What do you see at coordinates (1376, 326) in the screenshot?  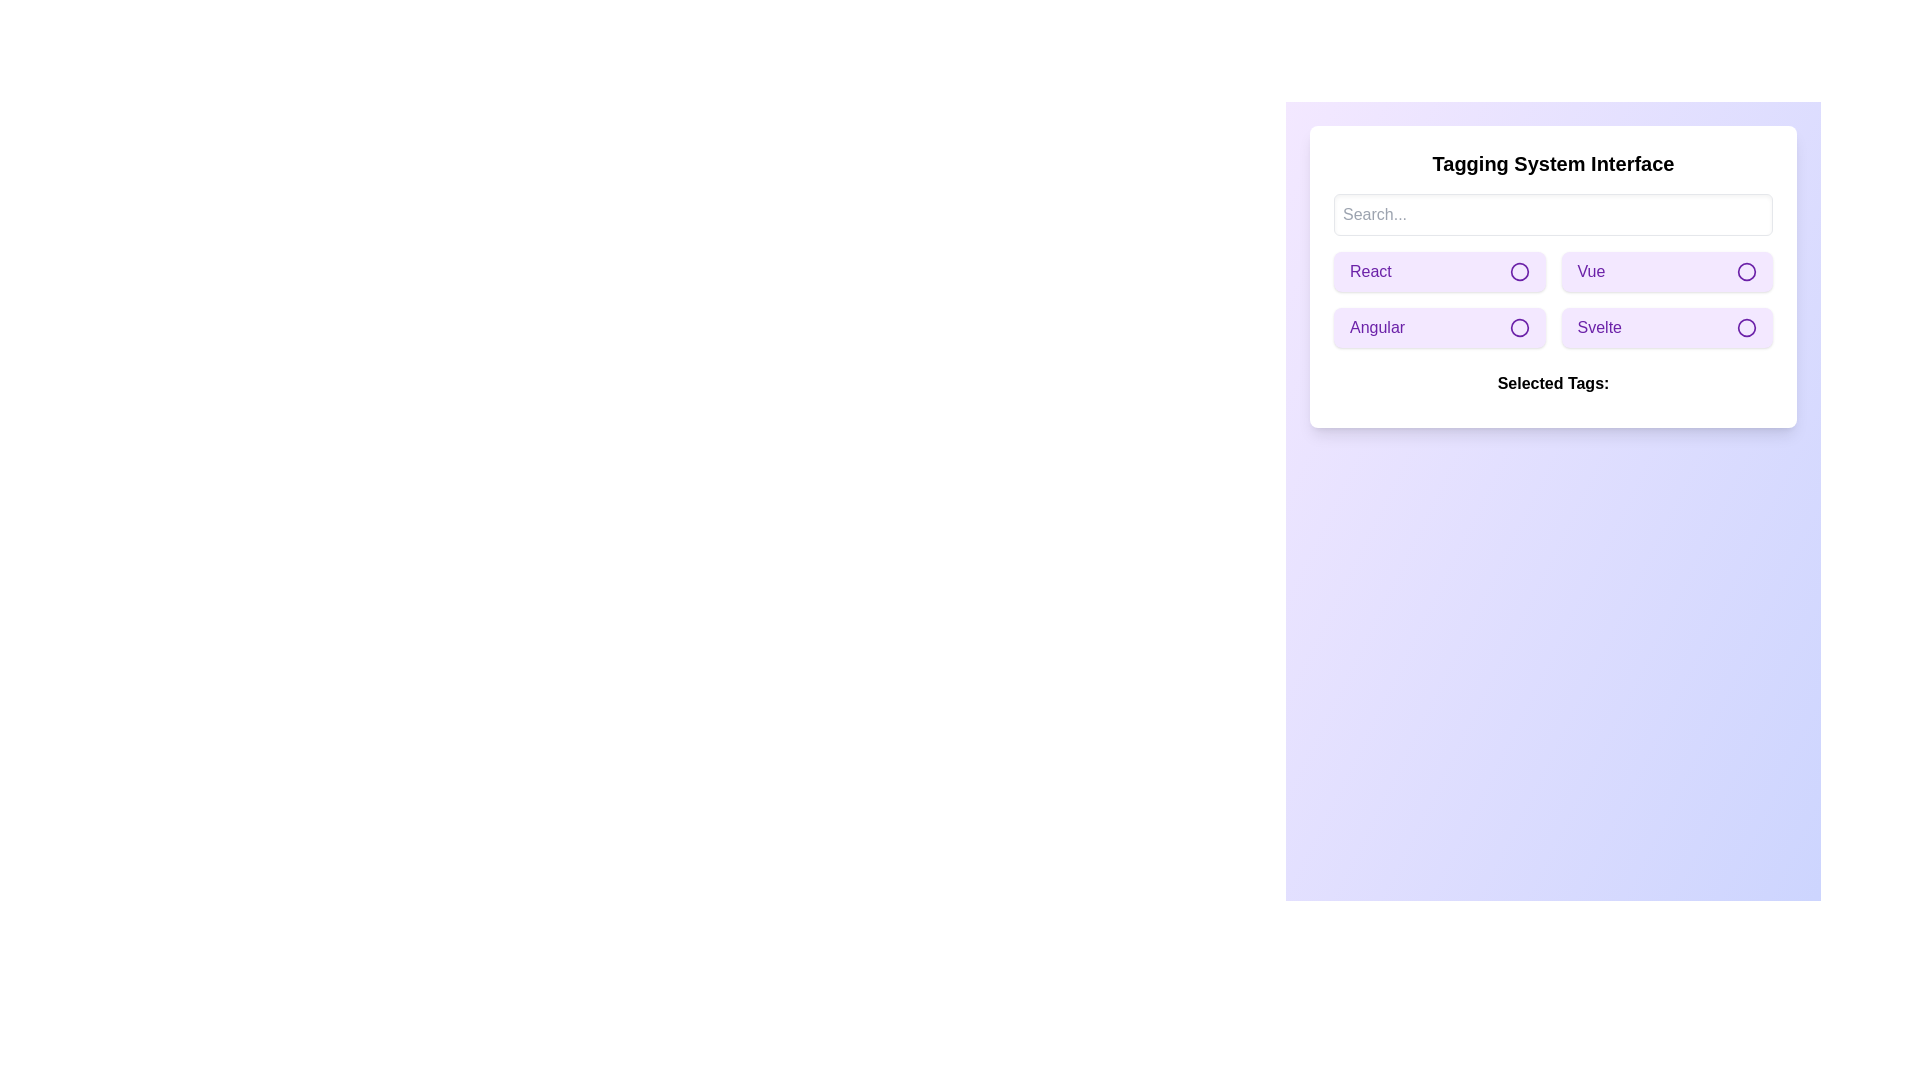 I see `the text label reading 'Angular' displayed in purple within the tag component` at bounding box center [1376, 326].